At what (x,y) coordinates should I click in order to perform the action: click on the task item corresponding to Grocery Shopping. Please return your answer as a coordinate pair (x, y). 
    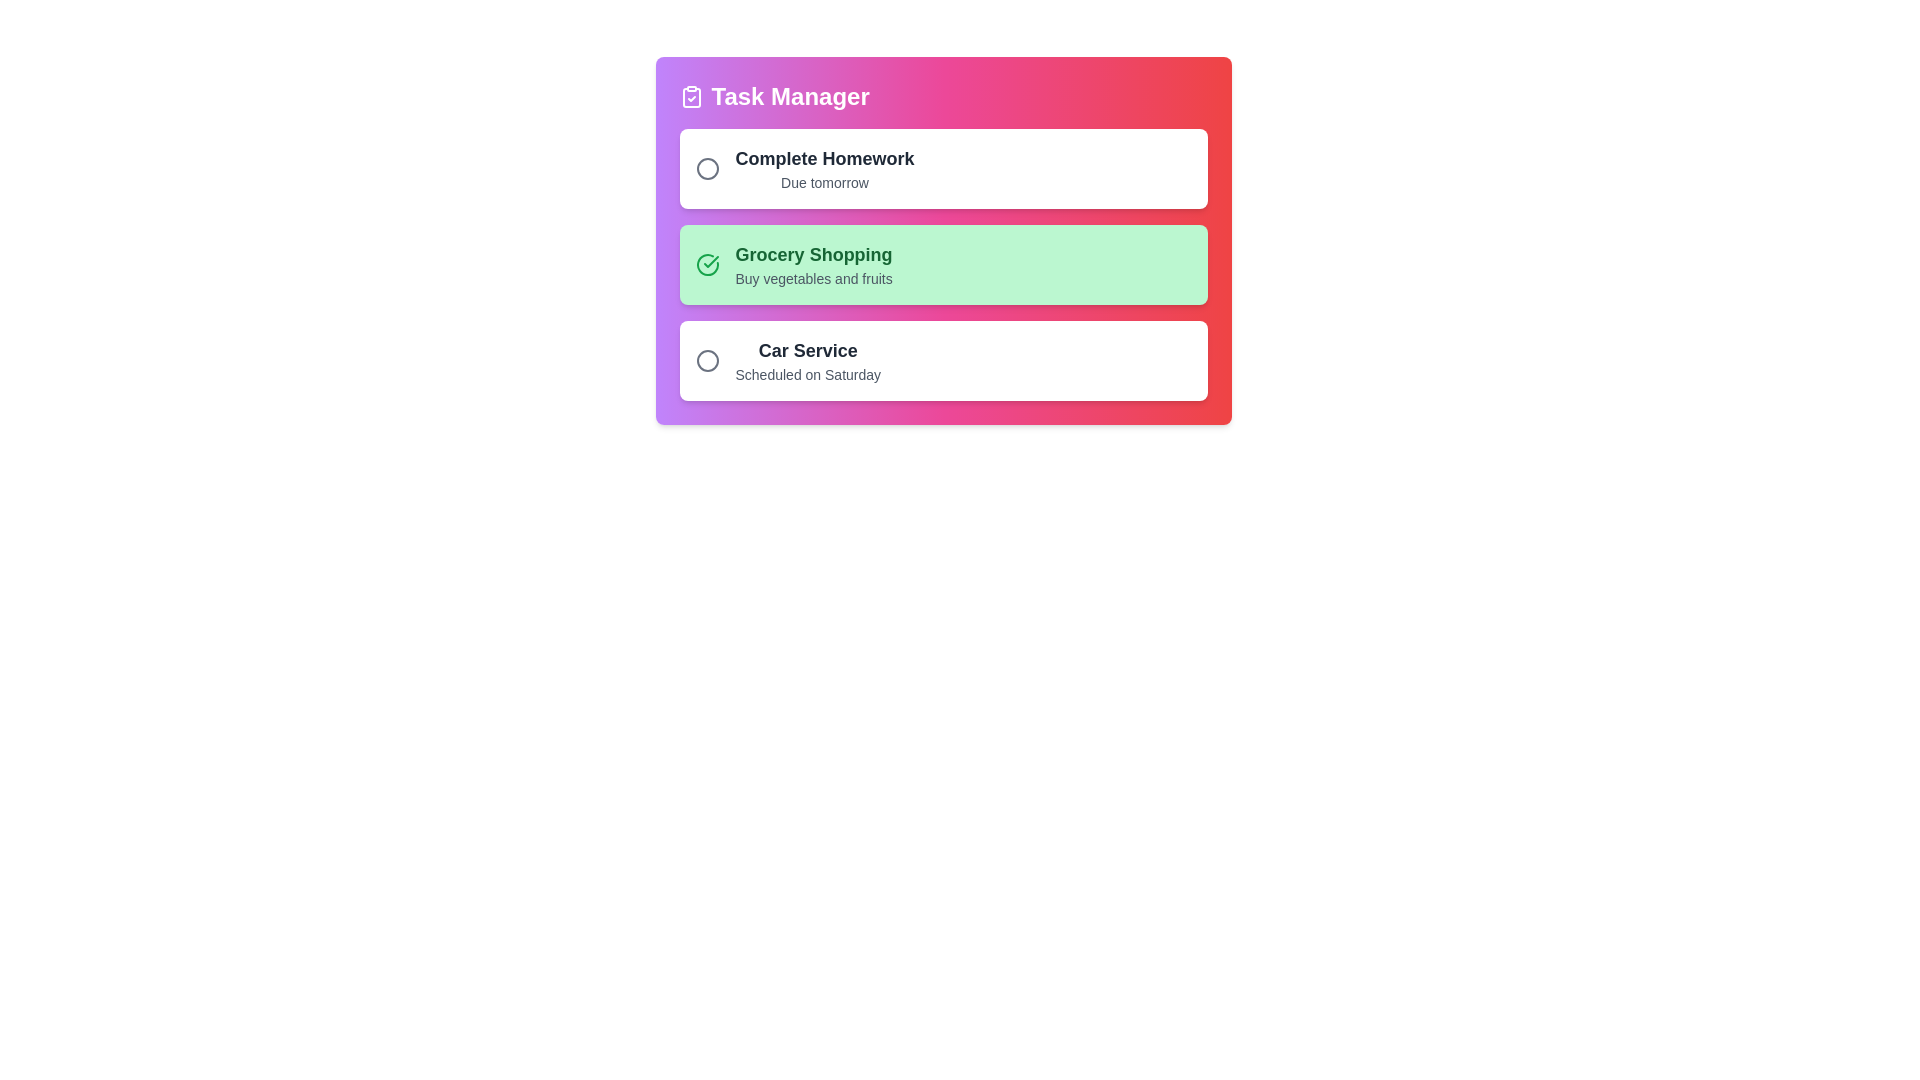
    Looking at the image, I should click on (942, 264).